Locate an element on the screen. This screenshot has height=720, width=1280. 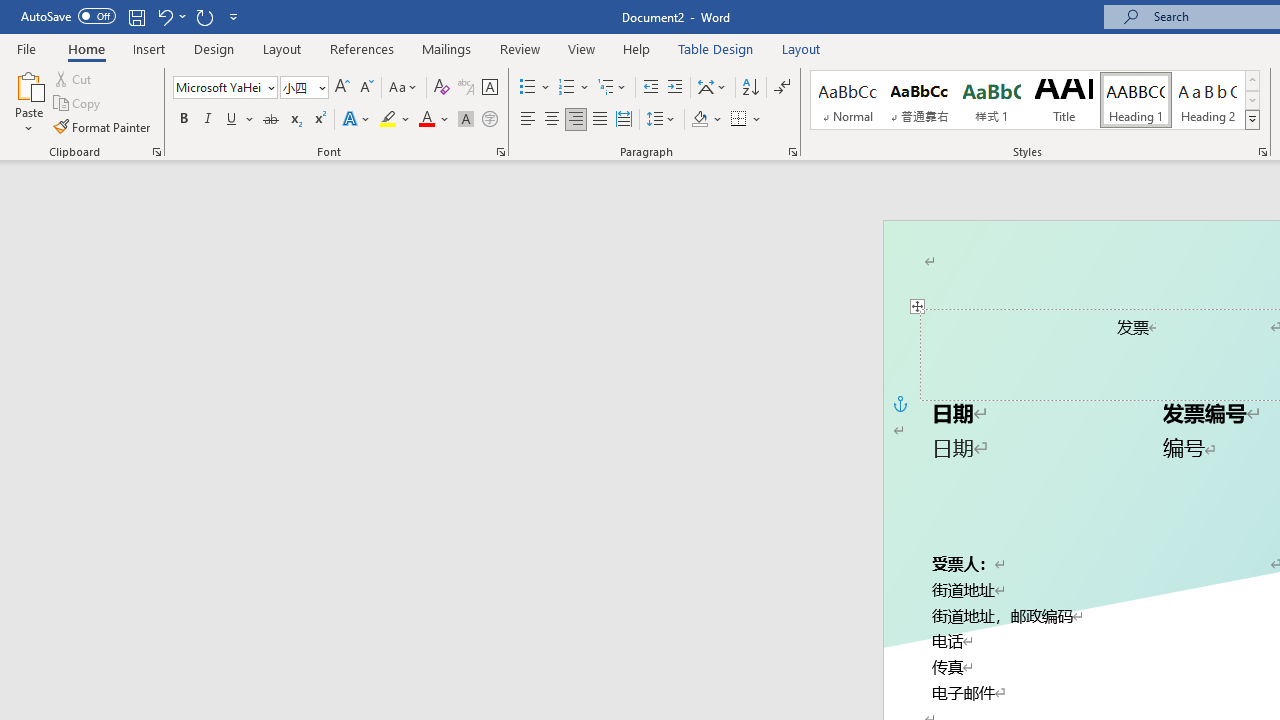
'Strikethrough' is located at coordinates (269, 119).